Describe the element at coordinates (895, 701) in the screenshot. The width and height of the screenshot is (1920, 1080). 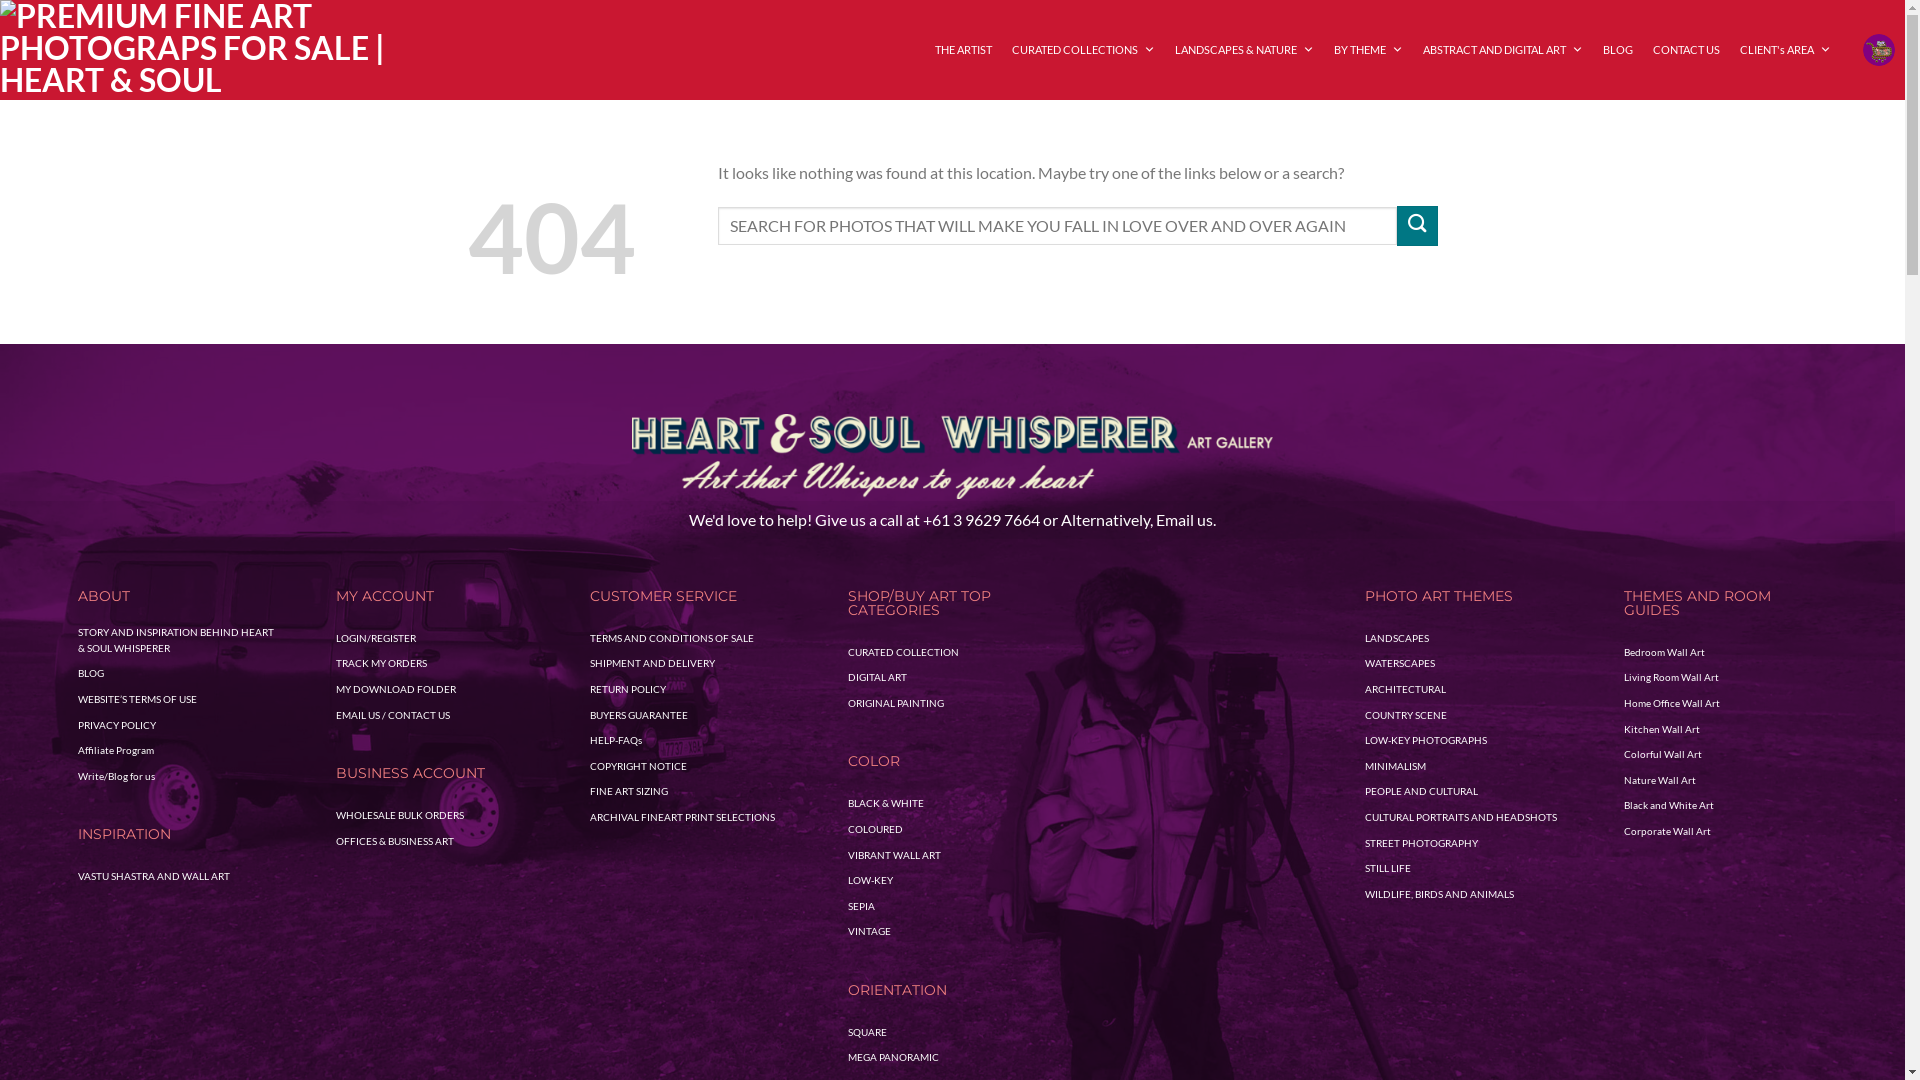
I see `'ORIGINAL PAINTING'` at that location.